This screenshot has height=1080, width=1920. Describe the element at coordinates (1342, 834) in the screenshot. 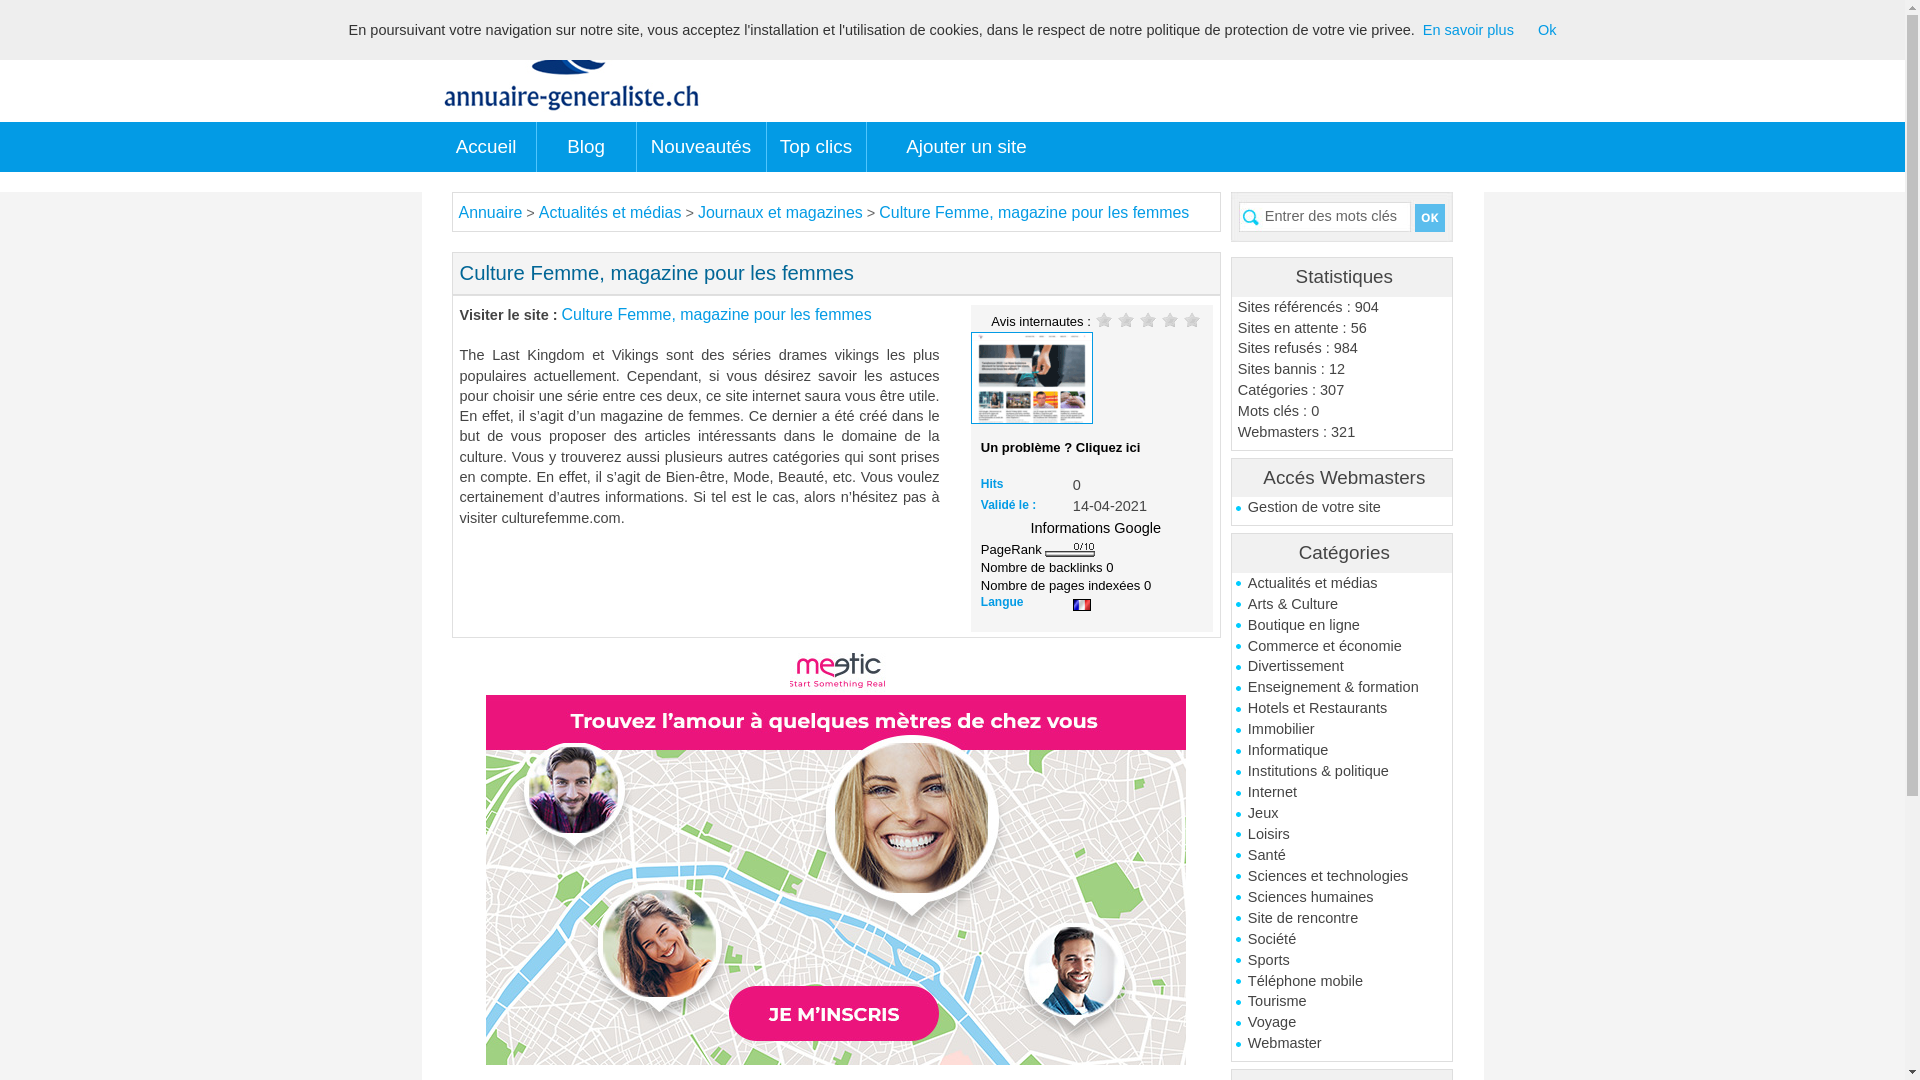

I see `'Loisirs'` at that location.